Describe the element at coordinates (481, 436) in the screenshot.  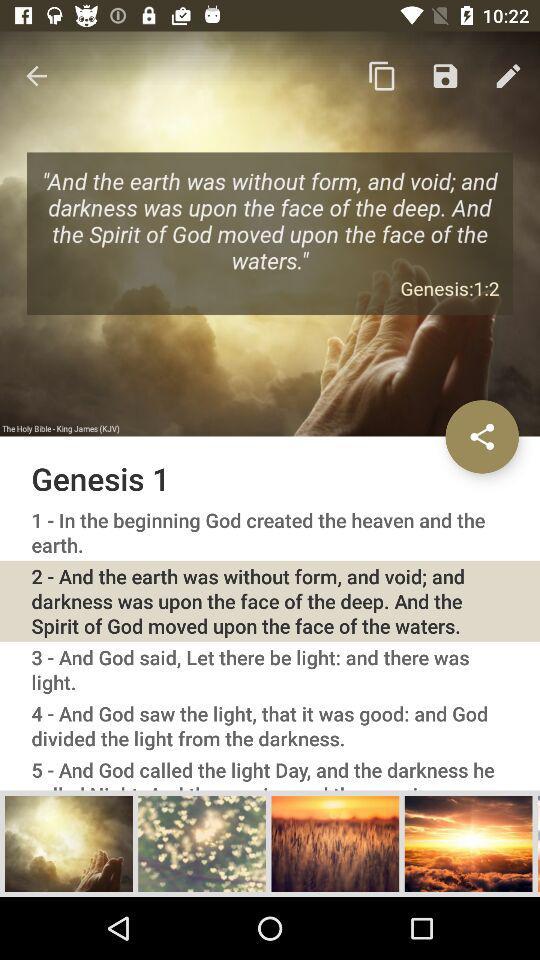
I see `icon on the right` at that location.